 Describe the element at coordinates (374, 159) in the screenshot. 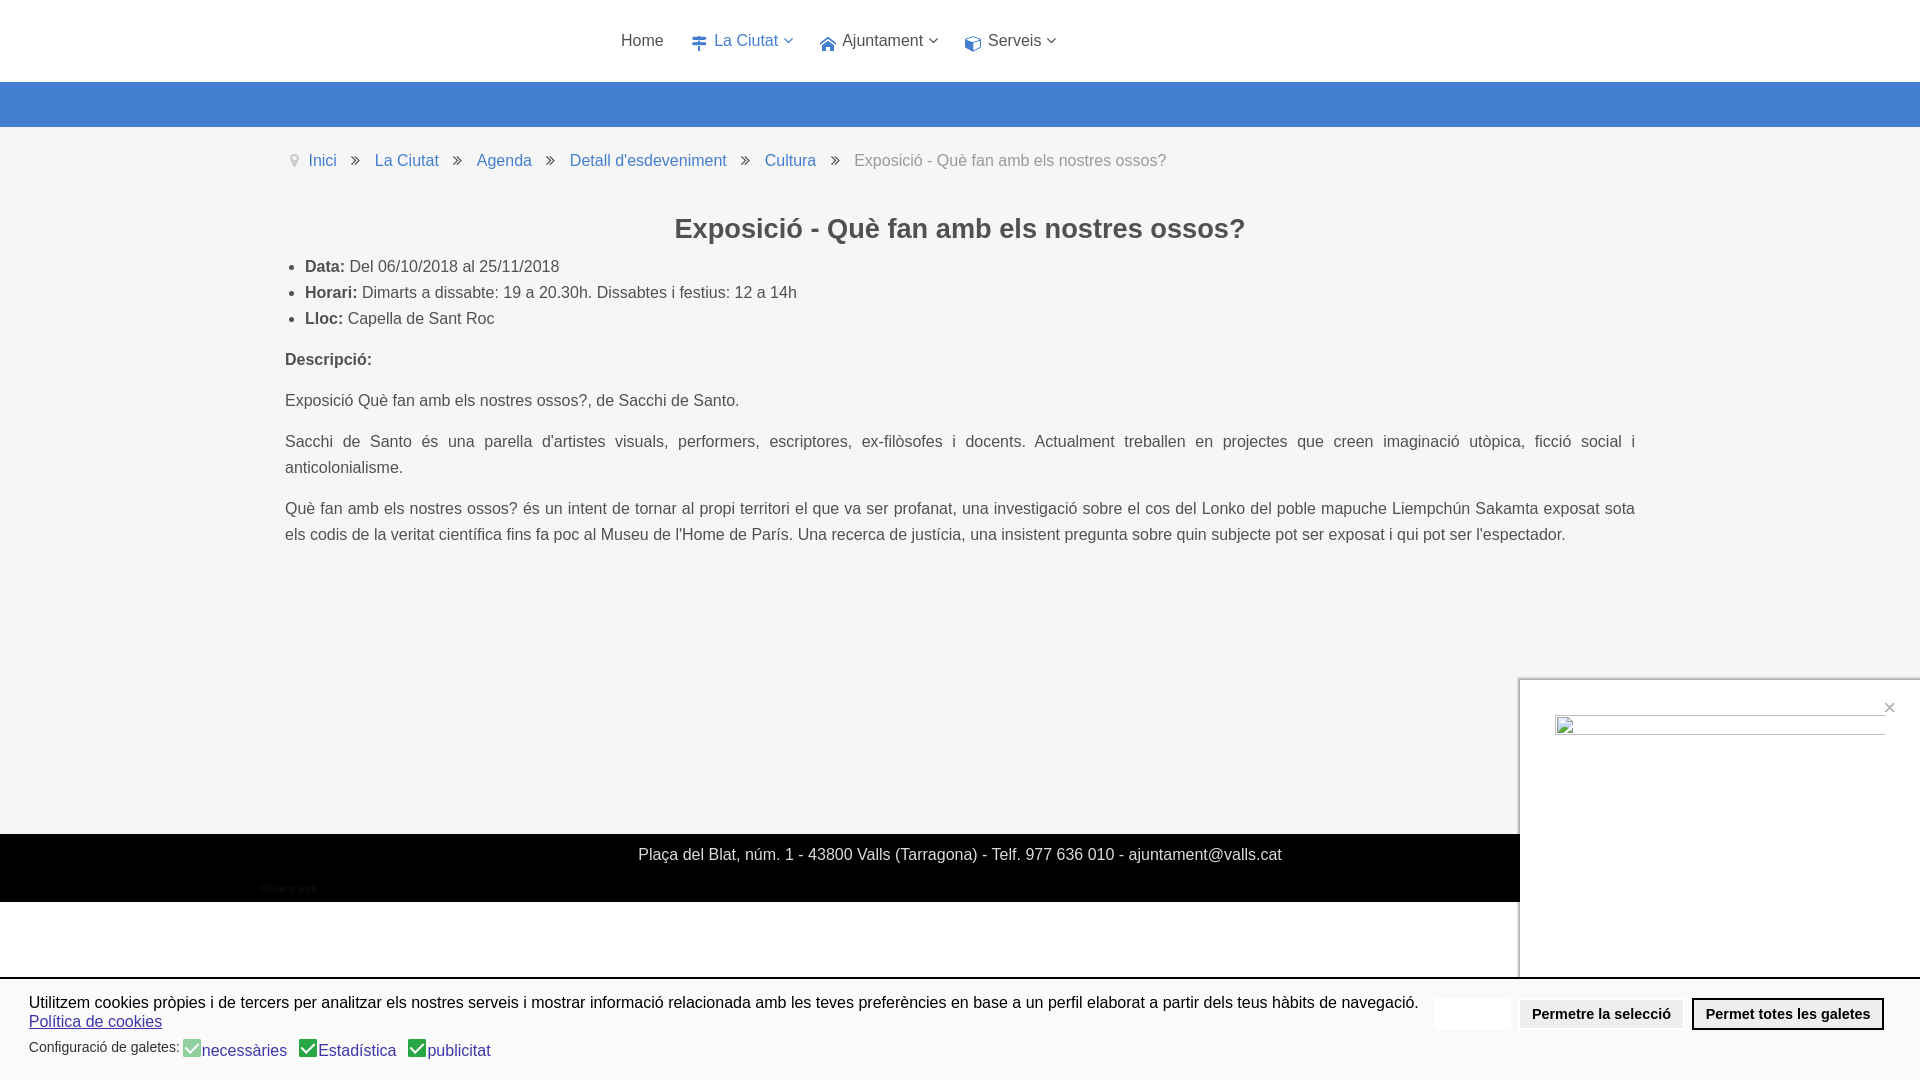

I see `'La Ciutat'` at that location.